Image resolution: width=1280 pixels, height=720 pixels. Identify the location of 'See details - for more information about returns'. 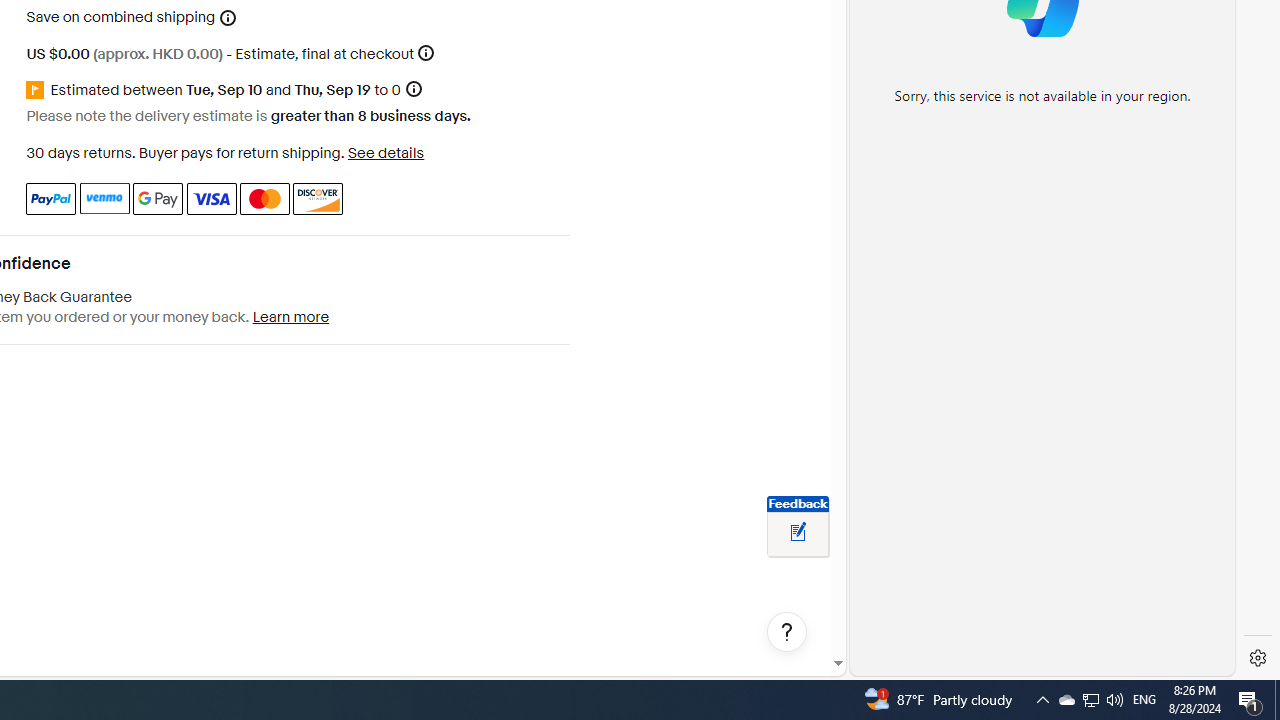
(385, 152).